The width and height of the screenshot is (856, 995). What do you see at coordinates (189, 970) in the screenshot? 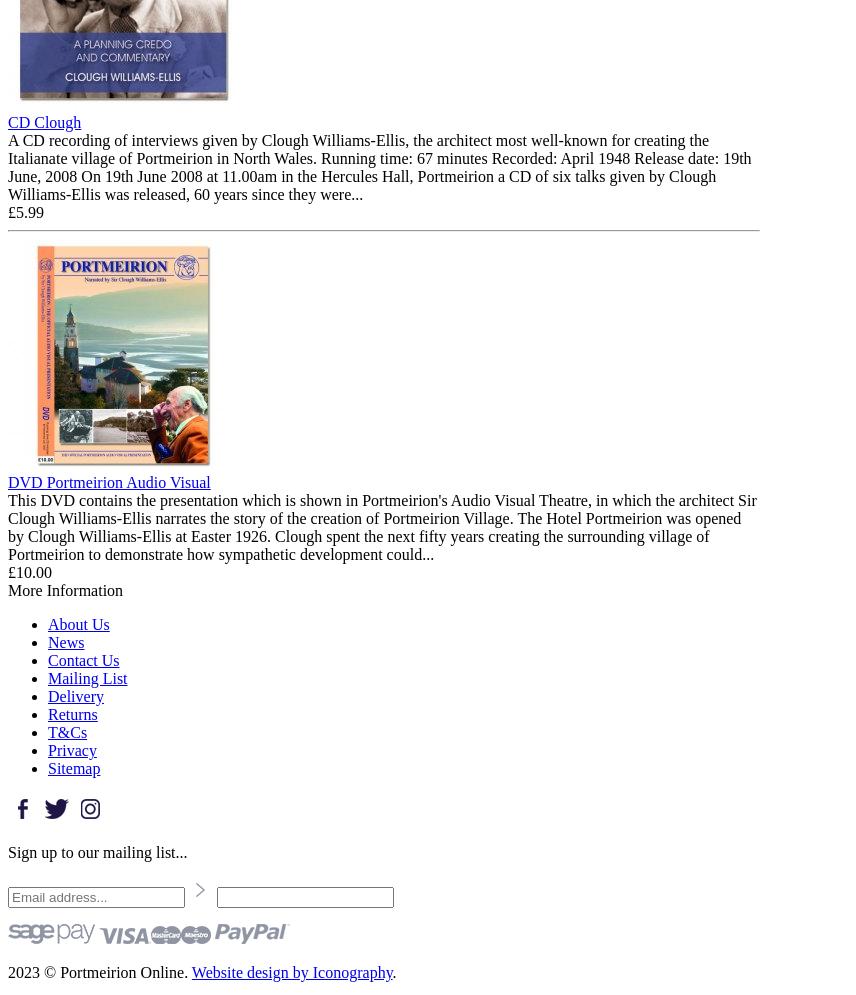
I see `'Website design by Iconography'` at bounding box center [189, 970].